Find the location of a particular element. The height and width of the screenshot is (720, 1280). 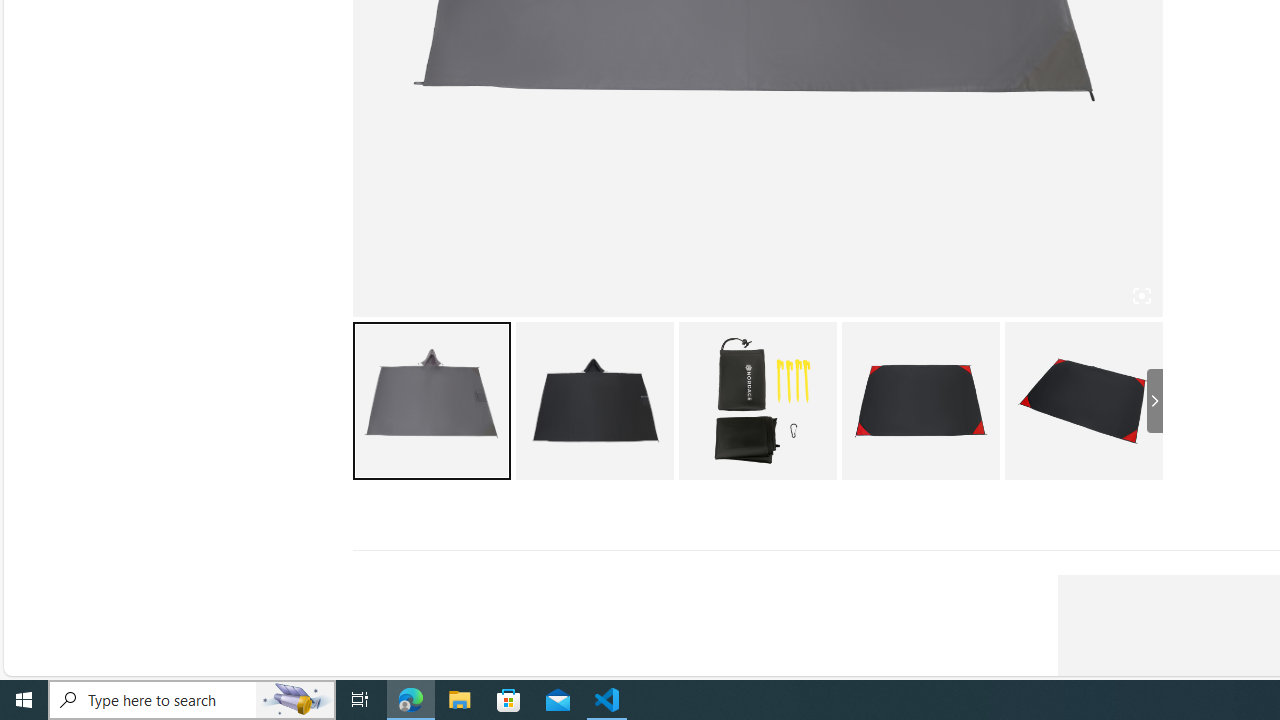

'Class: iconic-woothumbs-fullscreen' is located at coordinates (1141, 296).